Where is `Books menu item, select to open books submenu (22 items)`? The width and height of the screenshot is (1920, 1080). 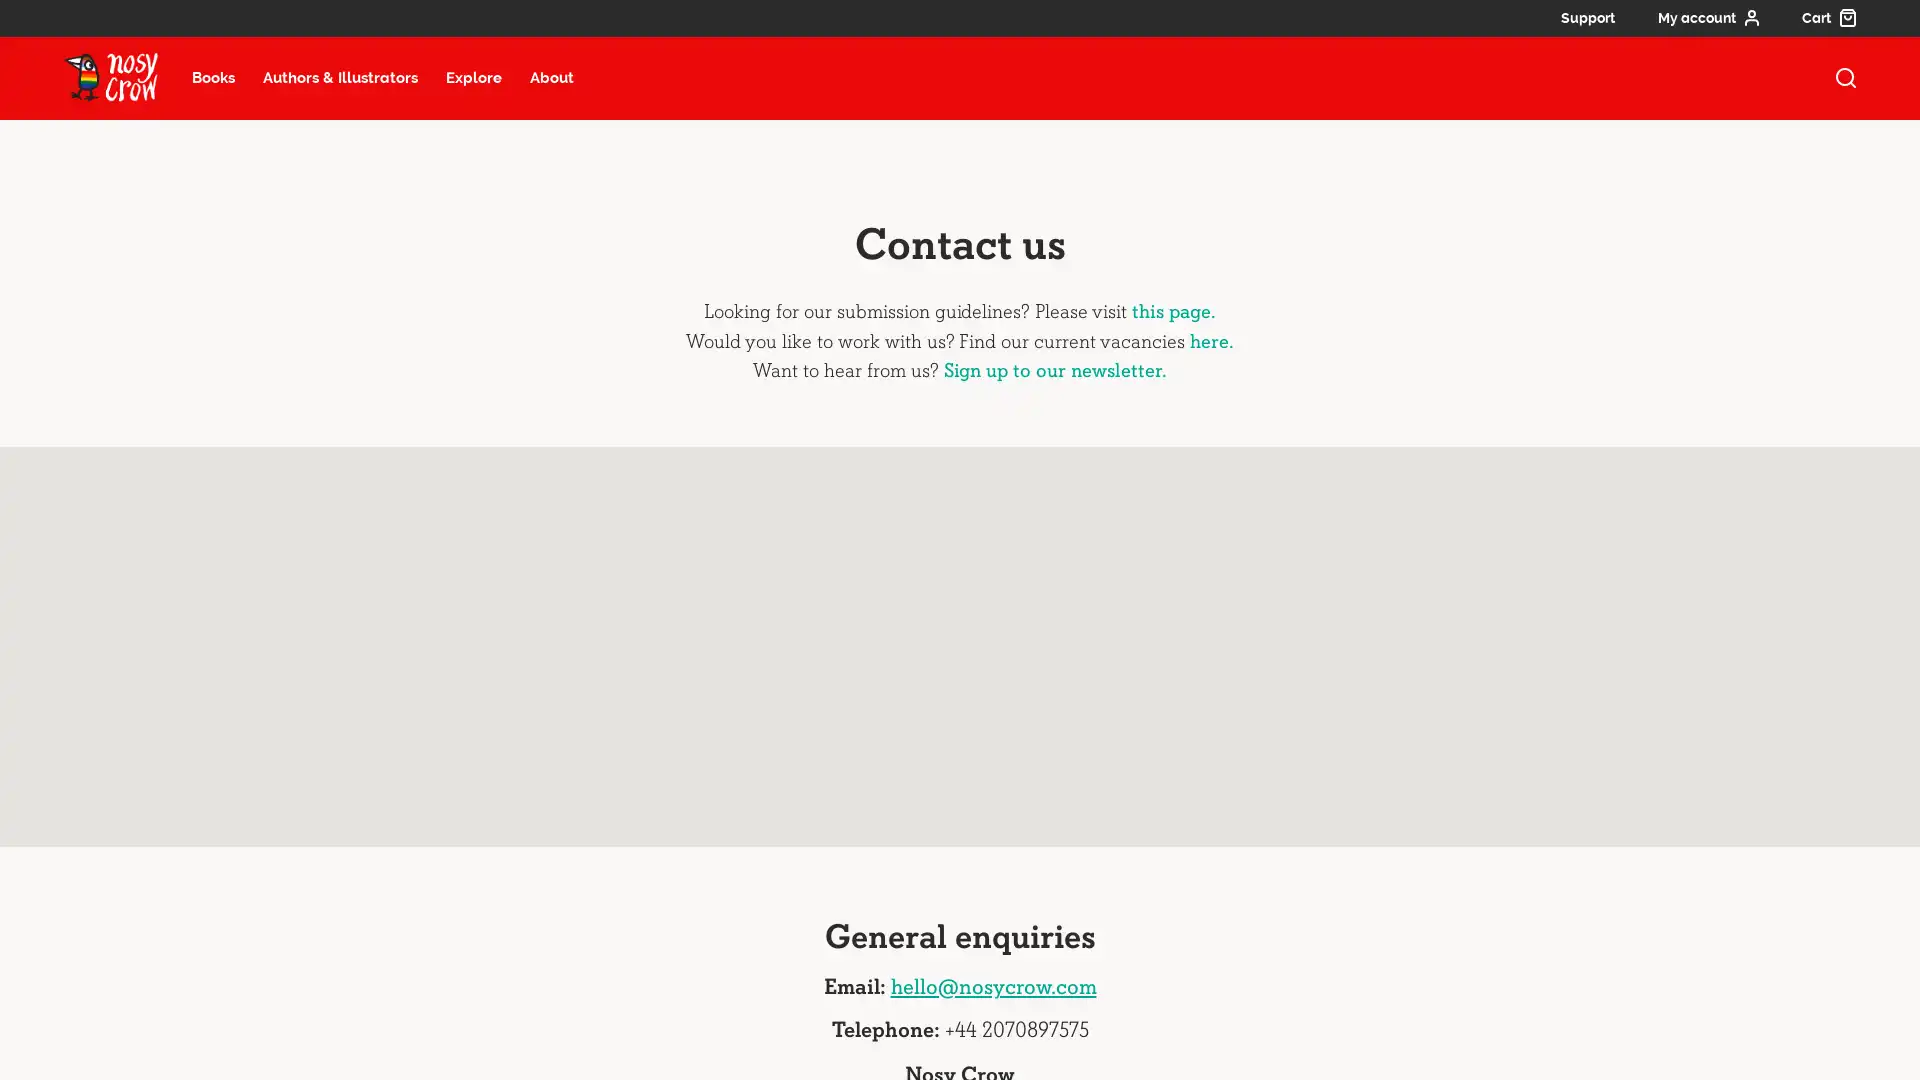
Books menu item, select to open books submenu (22 items) is located at coordinates (213, 76).